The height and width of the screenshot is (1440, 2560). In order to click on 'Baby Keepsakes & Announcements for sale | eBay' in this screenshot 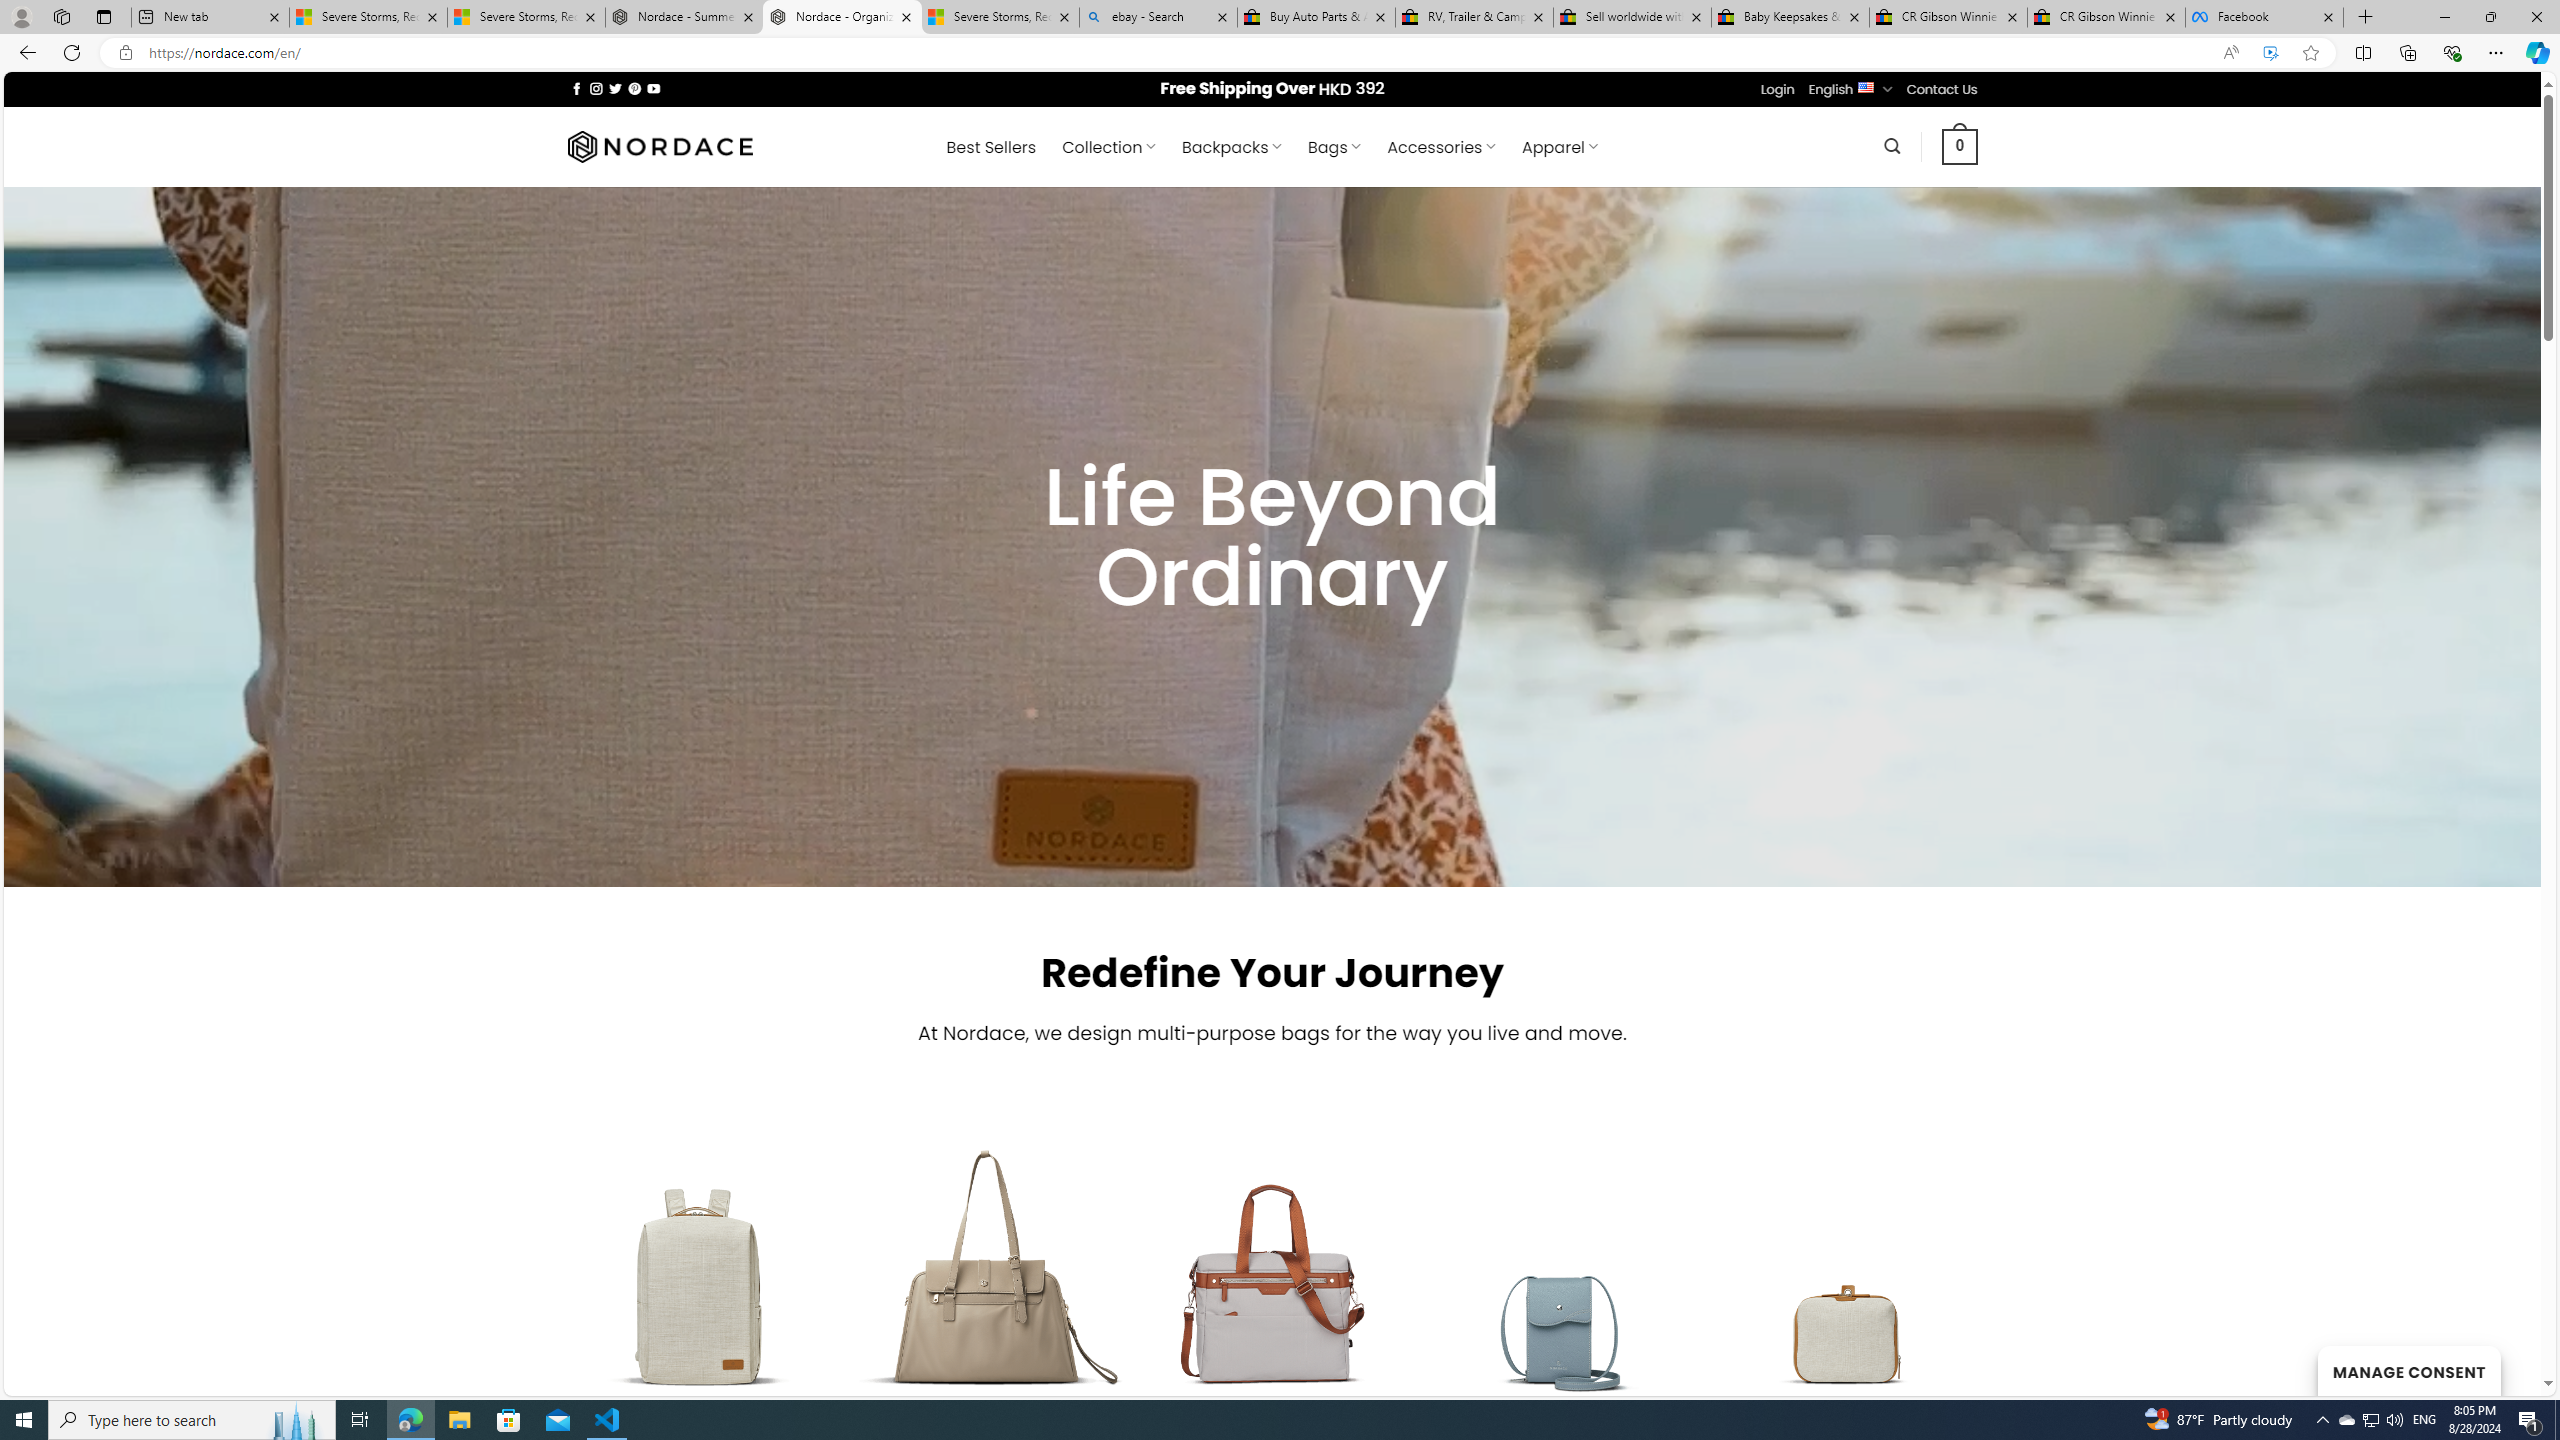, I will do `click(1789, 16)`.